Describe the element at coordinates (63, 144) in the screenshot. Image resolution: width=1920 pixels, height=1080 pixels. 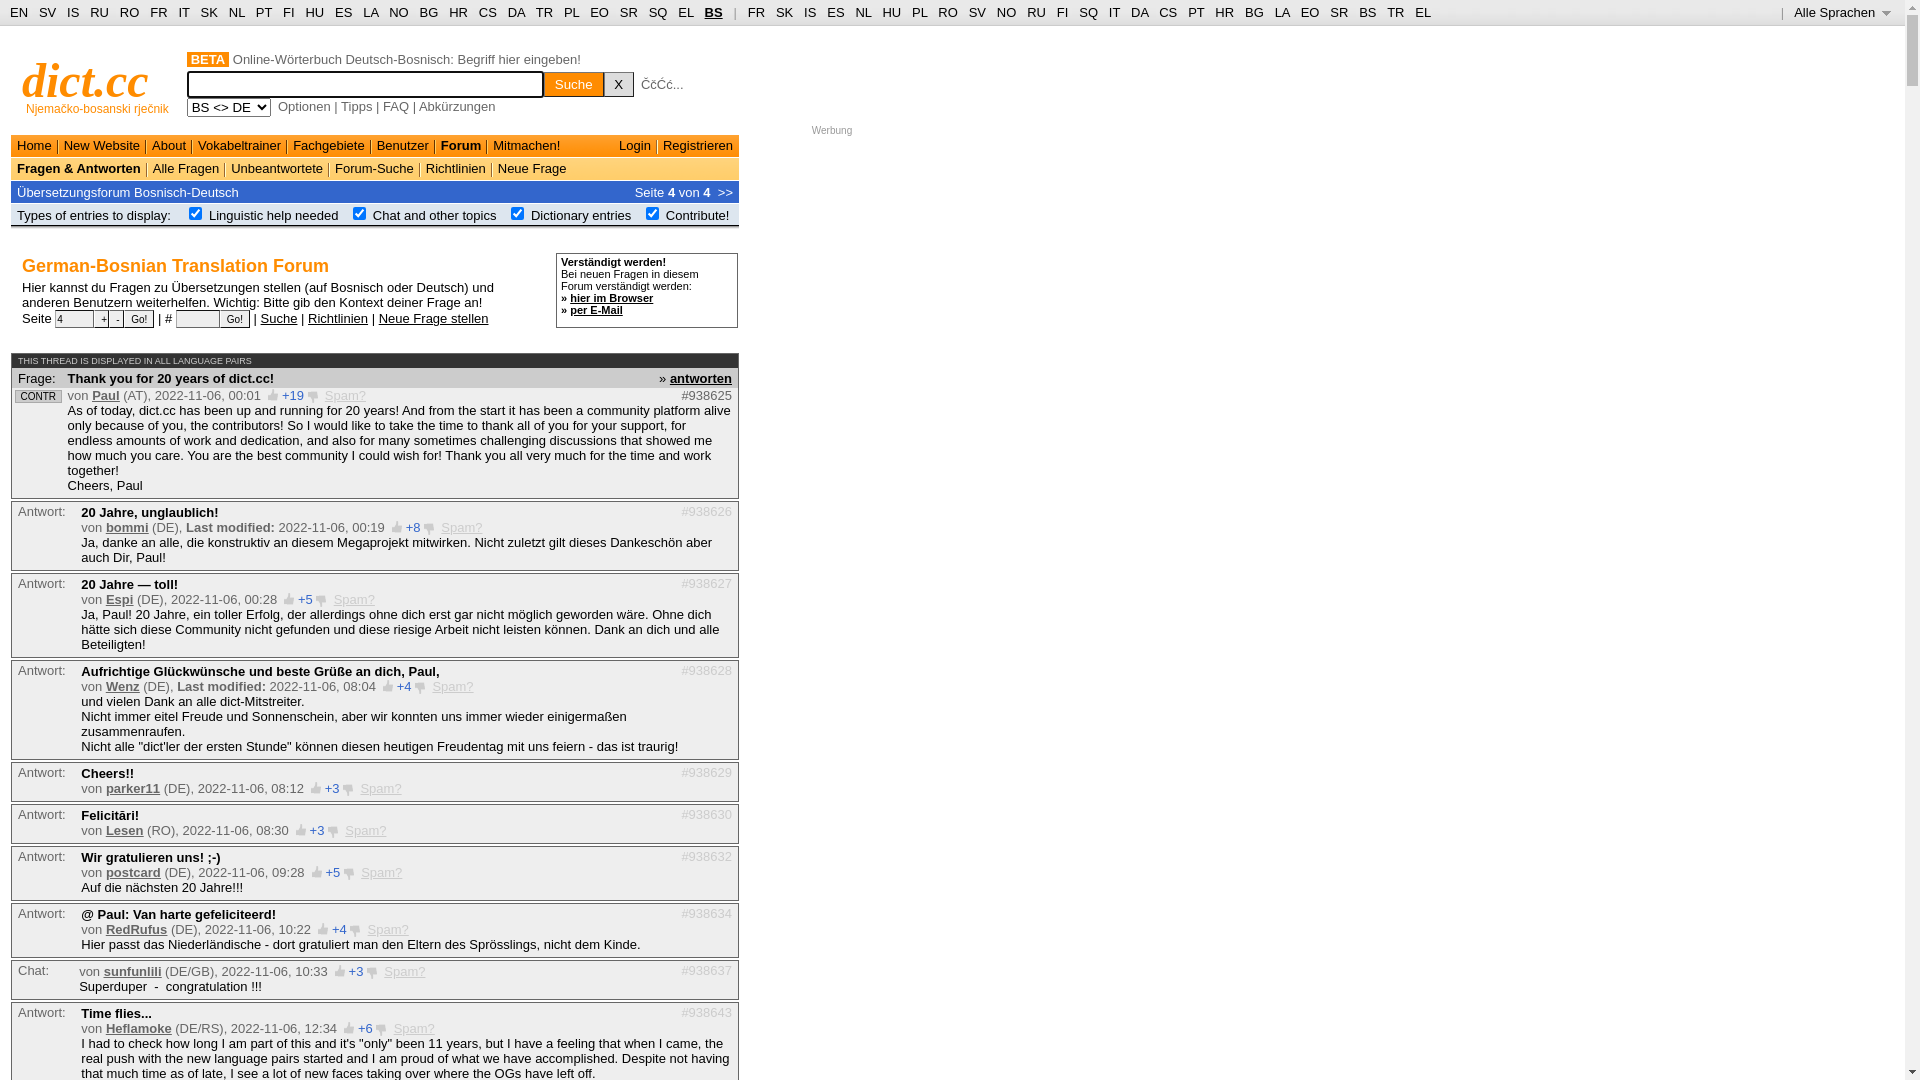
I see `'New Website'` at that location.